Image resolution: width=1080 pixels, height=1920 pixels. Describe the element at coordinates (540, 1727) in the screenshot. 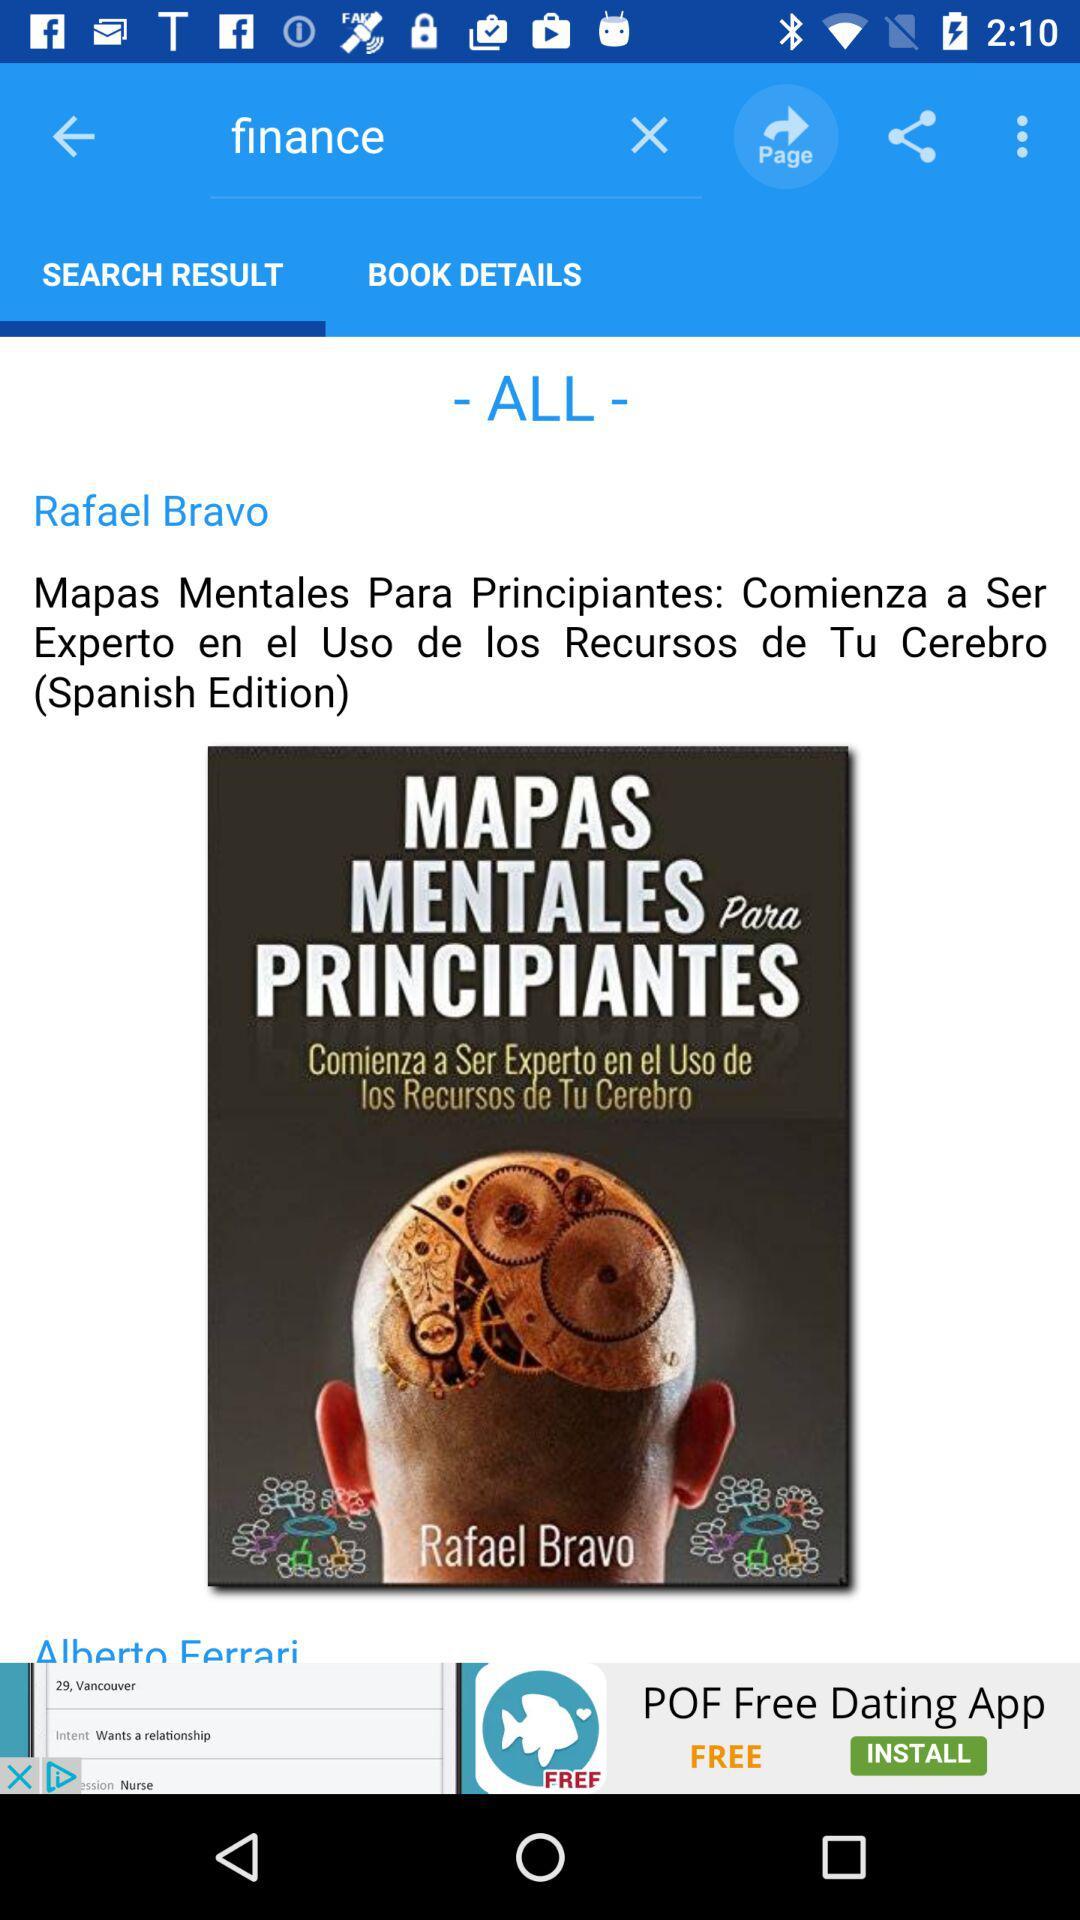

I see `visit sponsor advertisement` at that location.